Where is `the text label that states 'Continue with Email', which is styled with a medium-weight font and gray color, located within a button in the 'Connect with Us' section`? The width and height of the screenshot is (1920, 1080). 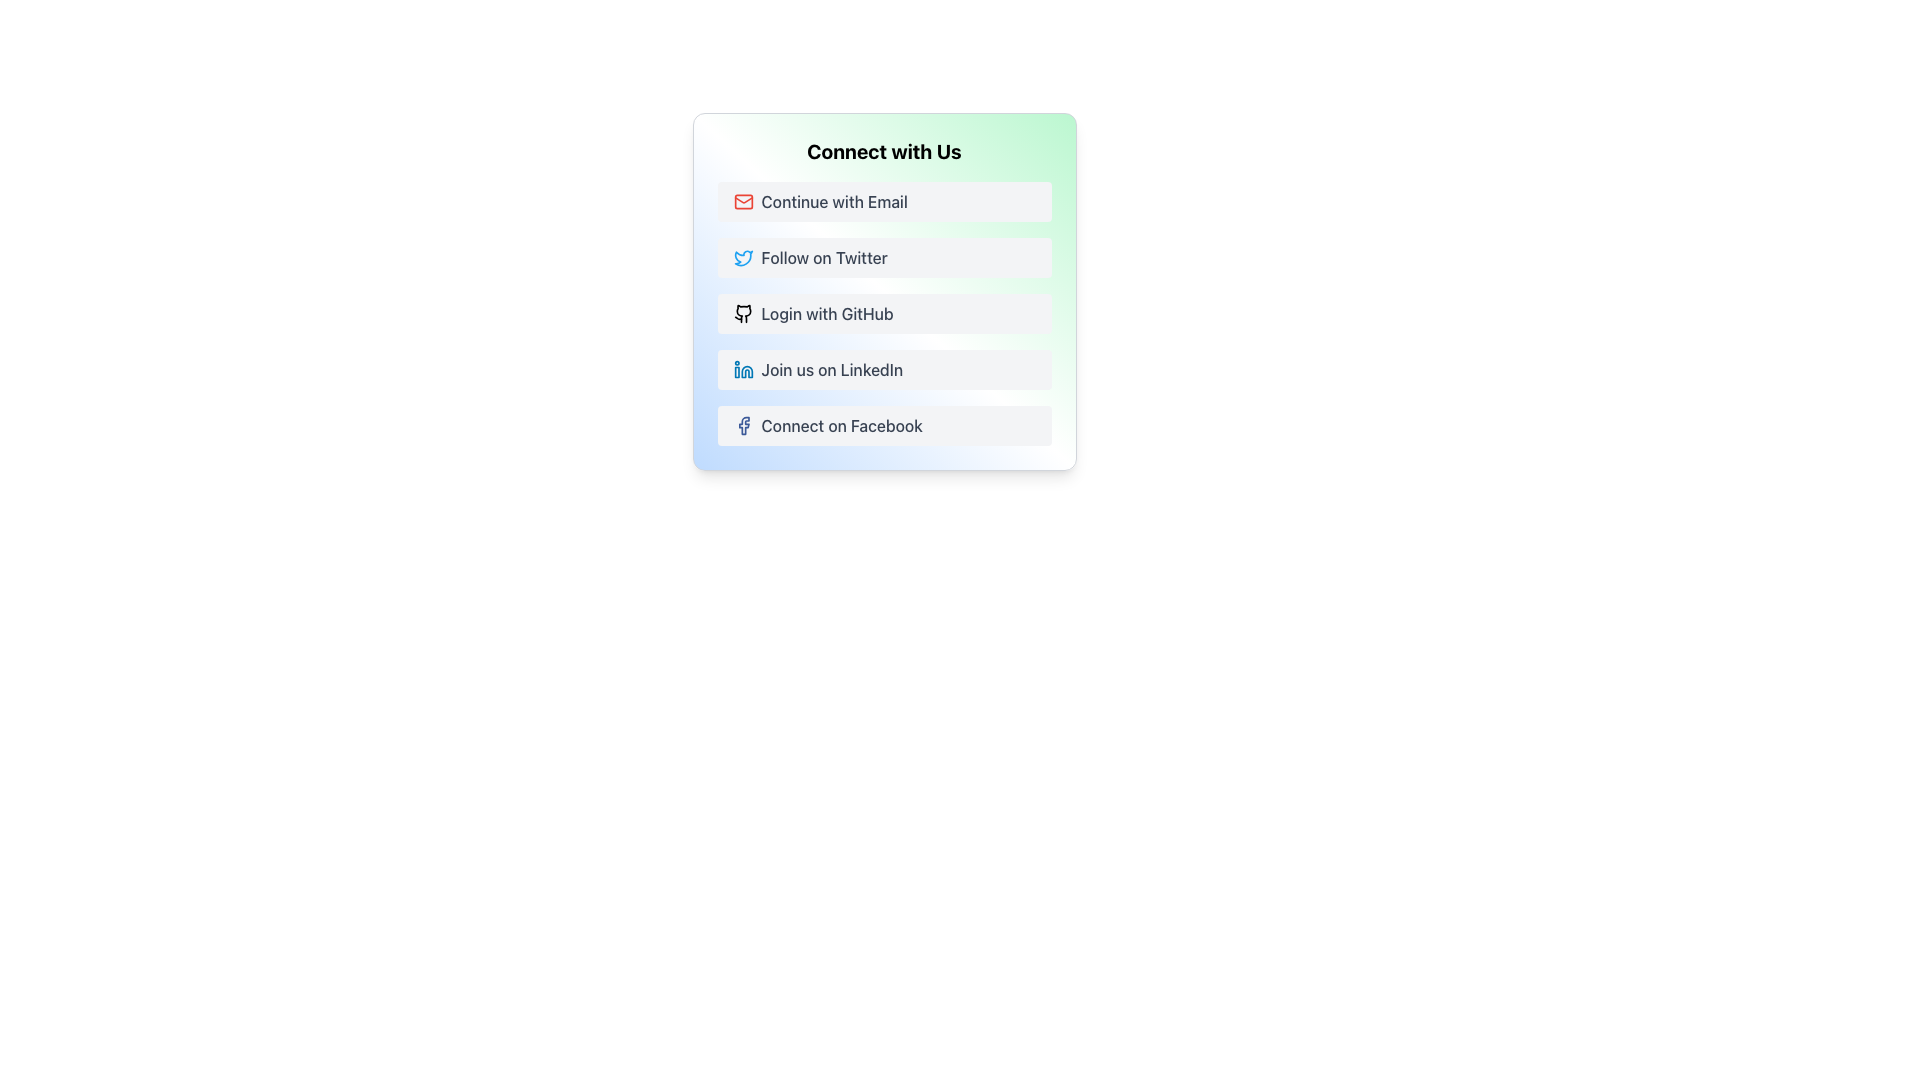
the text label that states 'Continue with Email', which is styled with a medium-weight font and gray color, located within a button in the 'Connect with Us' section is located at coordinates (834, 201).